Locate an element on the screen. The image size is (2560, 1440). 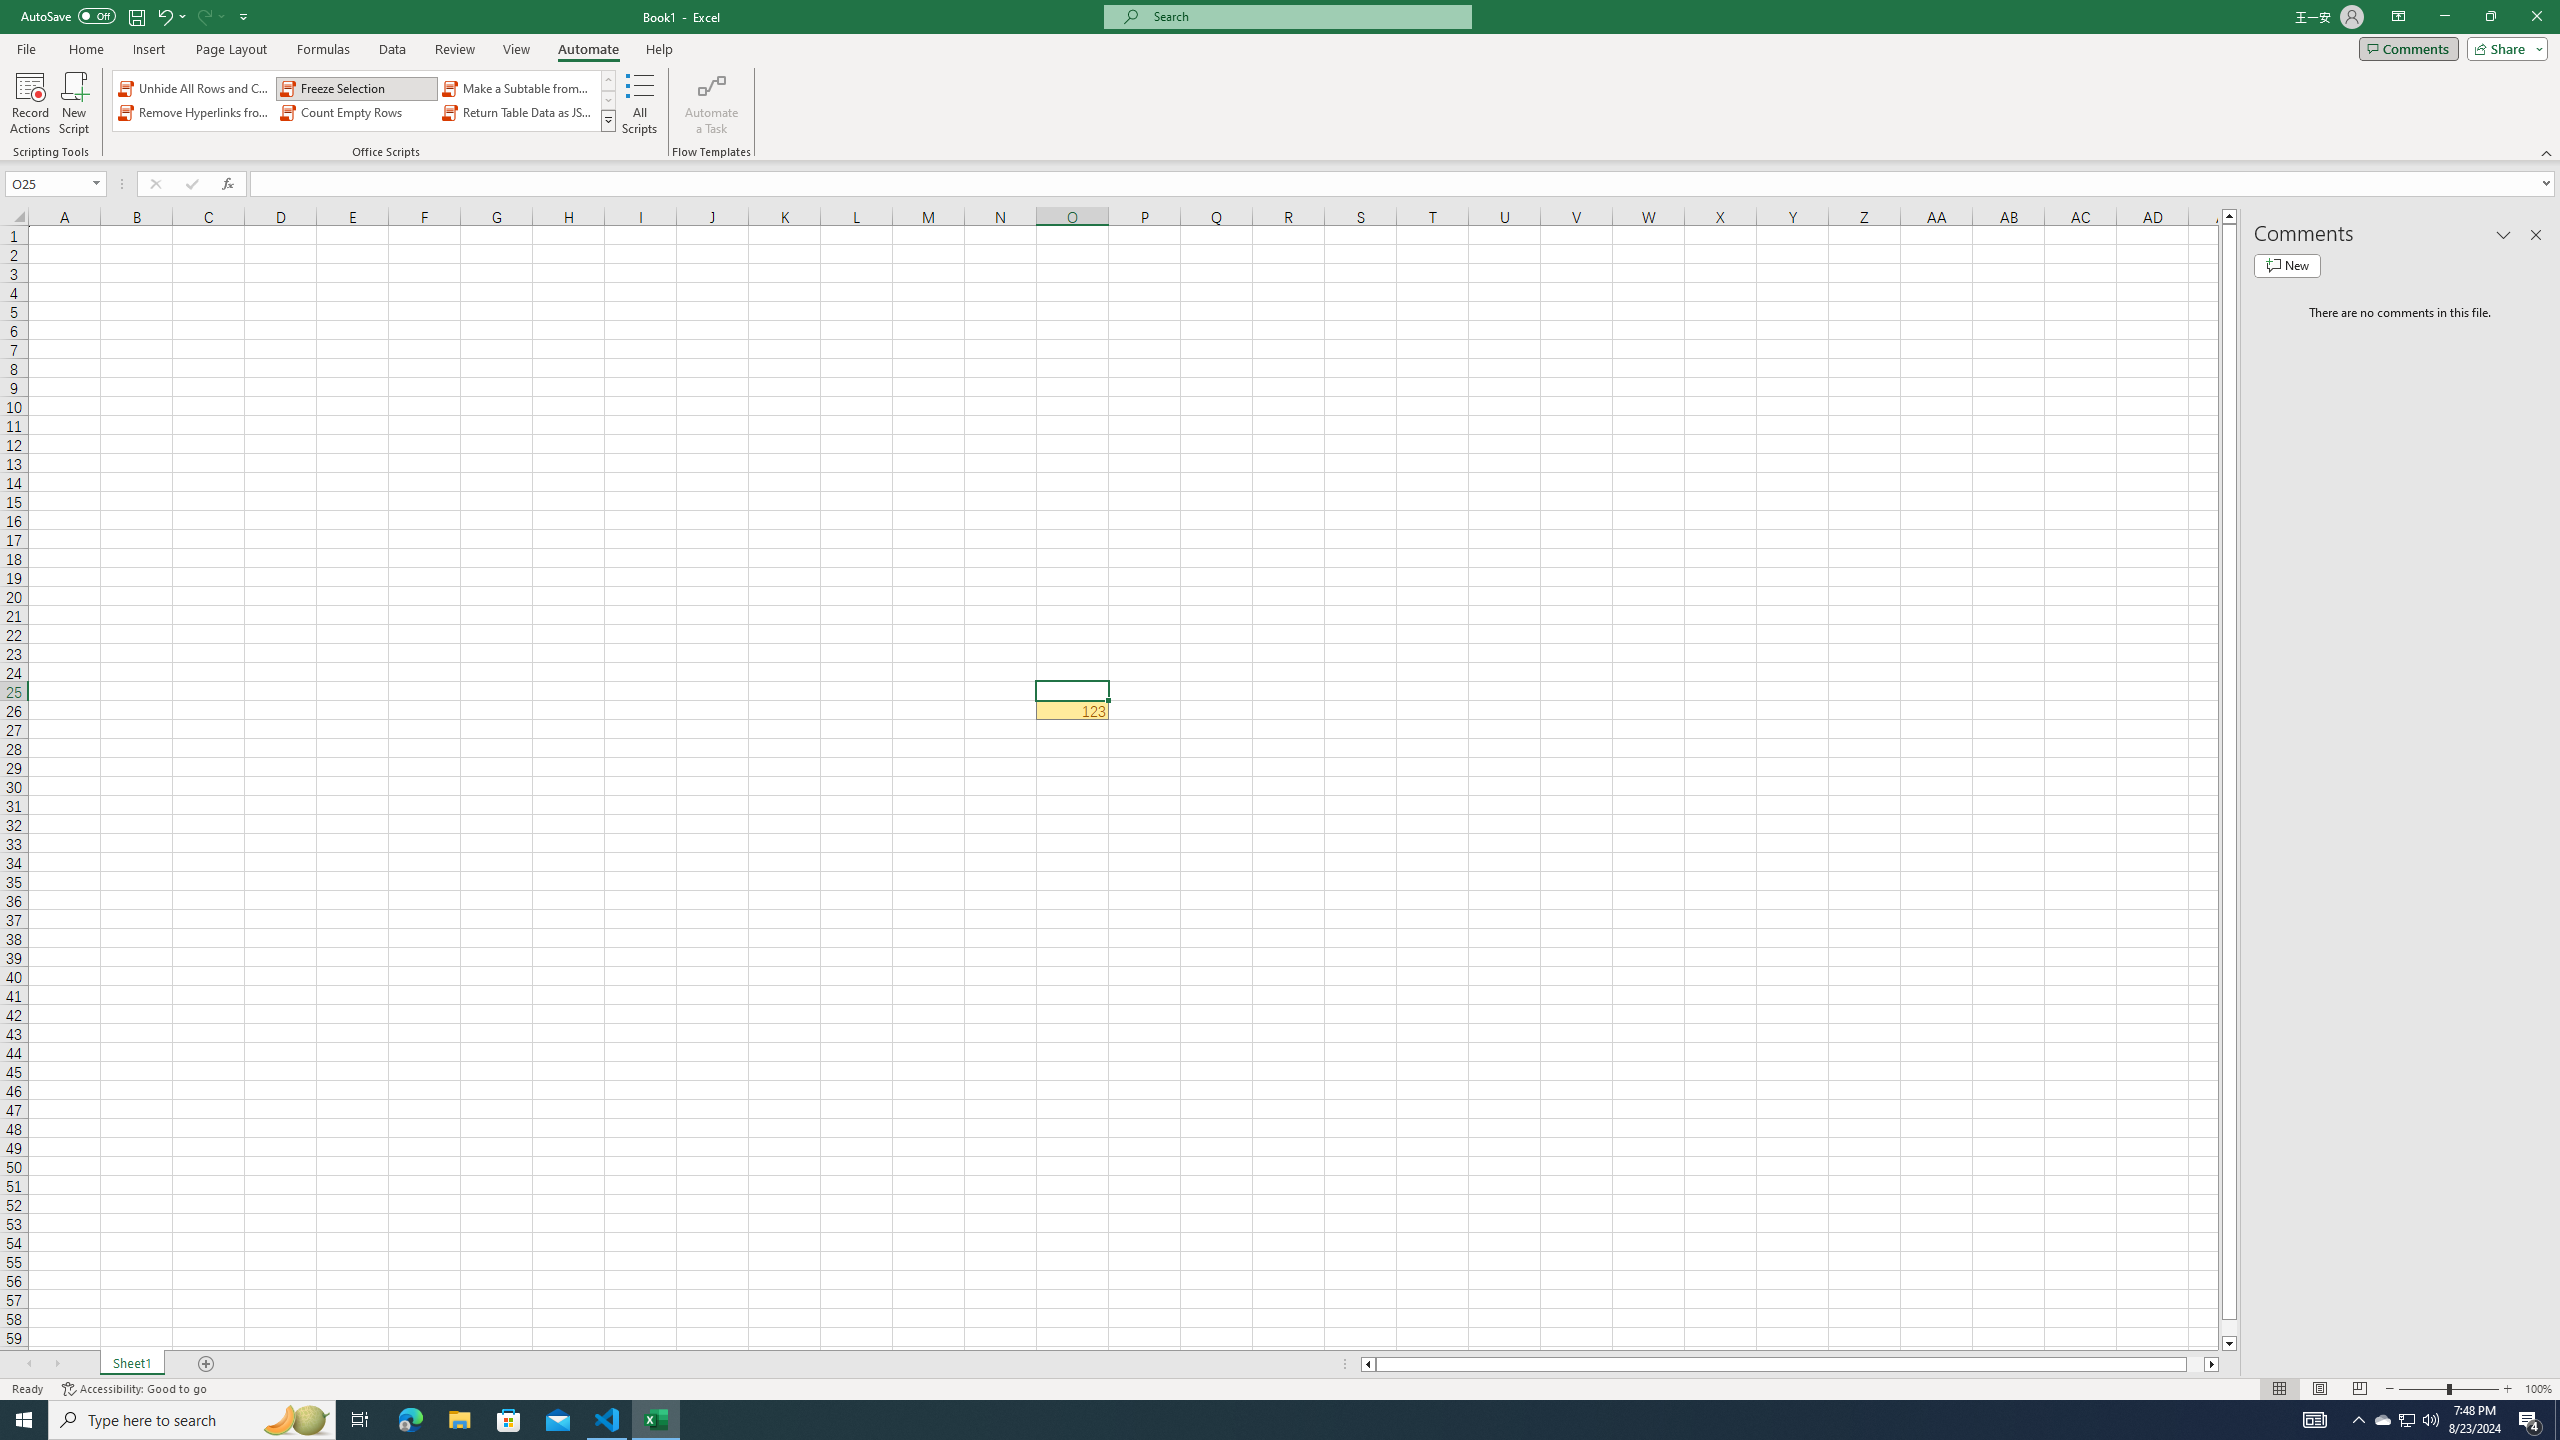
'Review' is located at coordinates (453, 49).